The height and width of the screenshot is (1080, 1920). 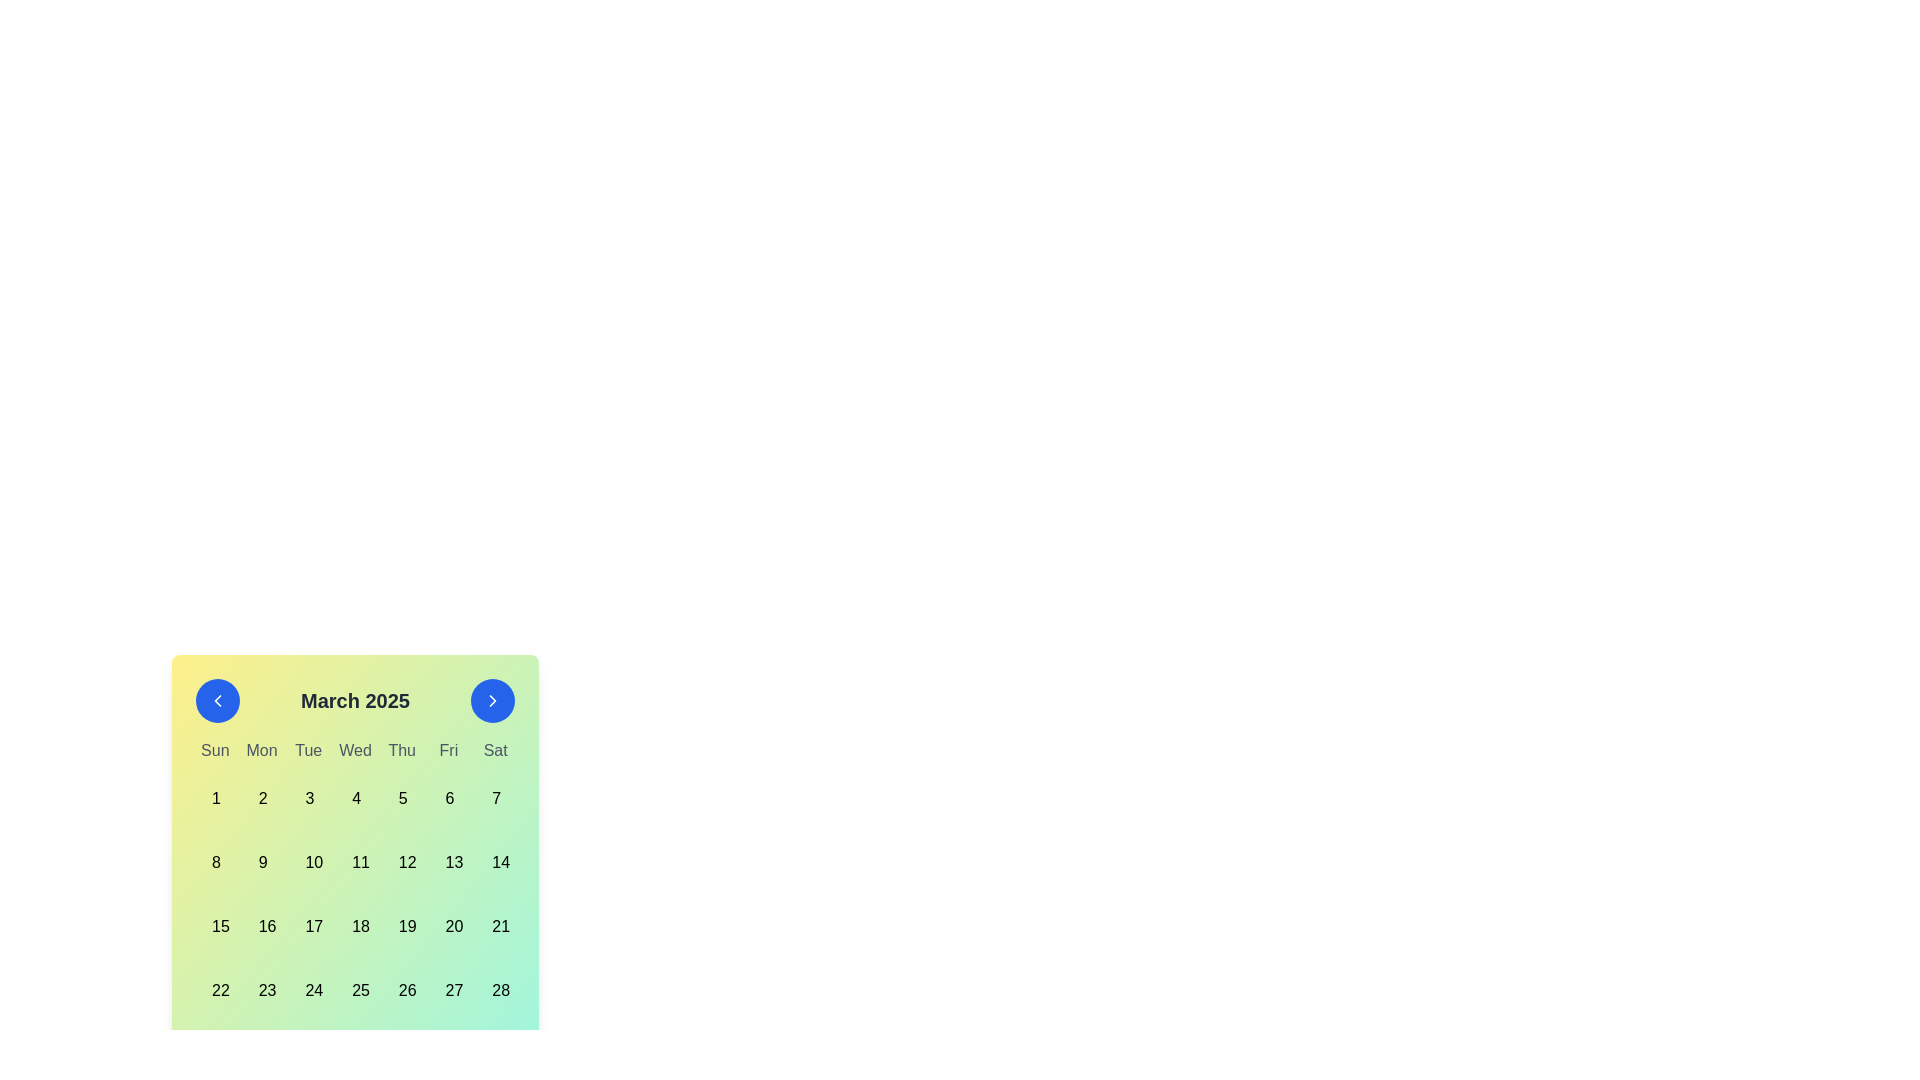 What do you see at coordinates (215, 991) in the screenshot?
I see `on the Date cell displaying the number '22' in the calendar grid, located in the sixth row and first column under the 'Sun' column` at bounding box center [215, 991].